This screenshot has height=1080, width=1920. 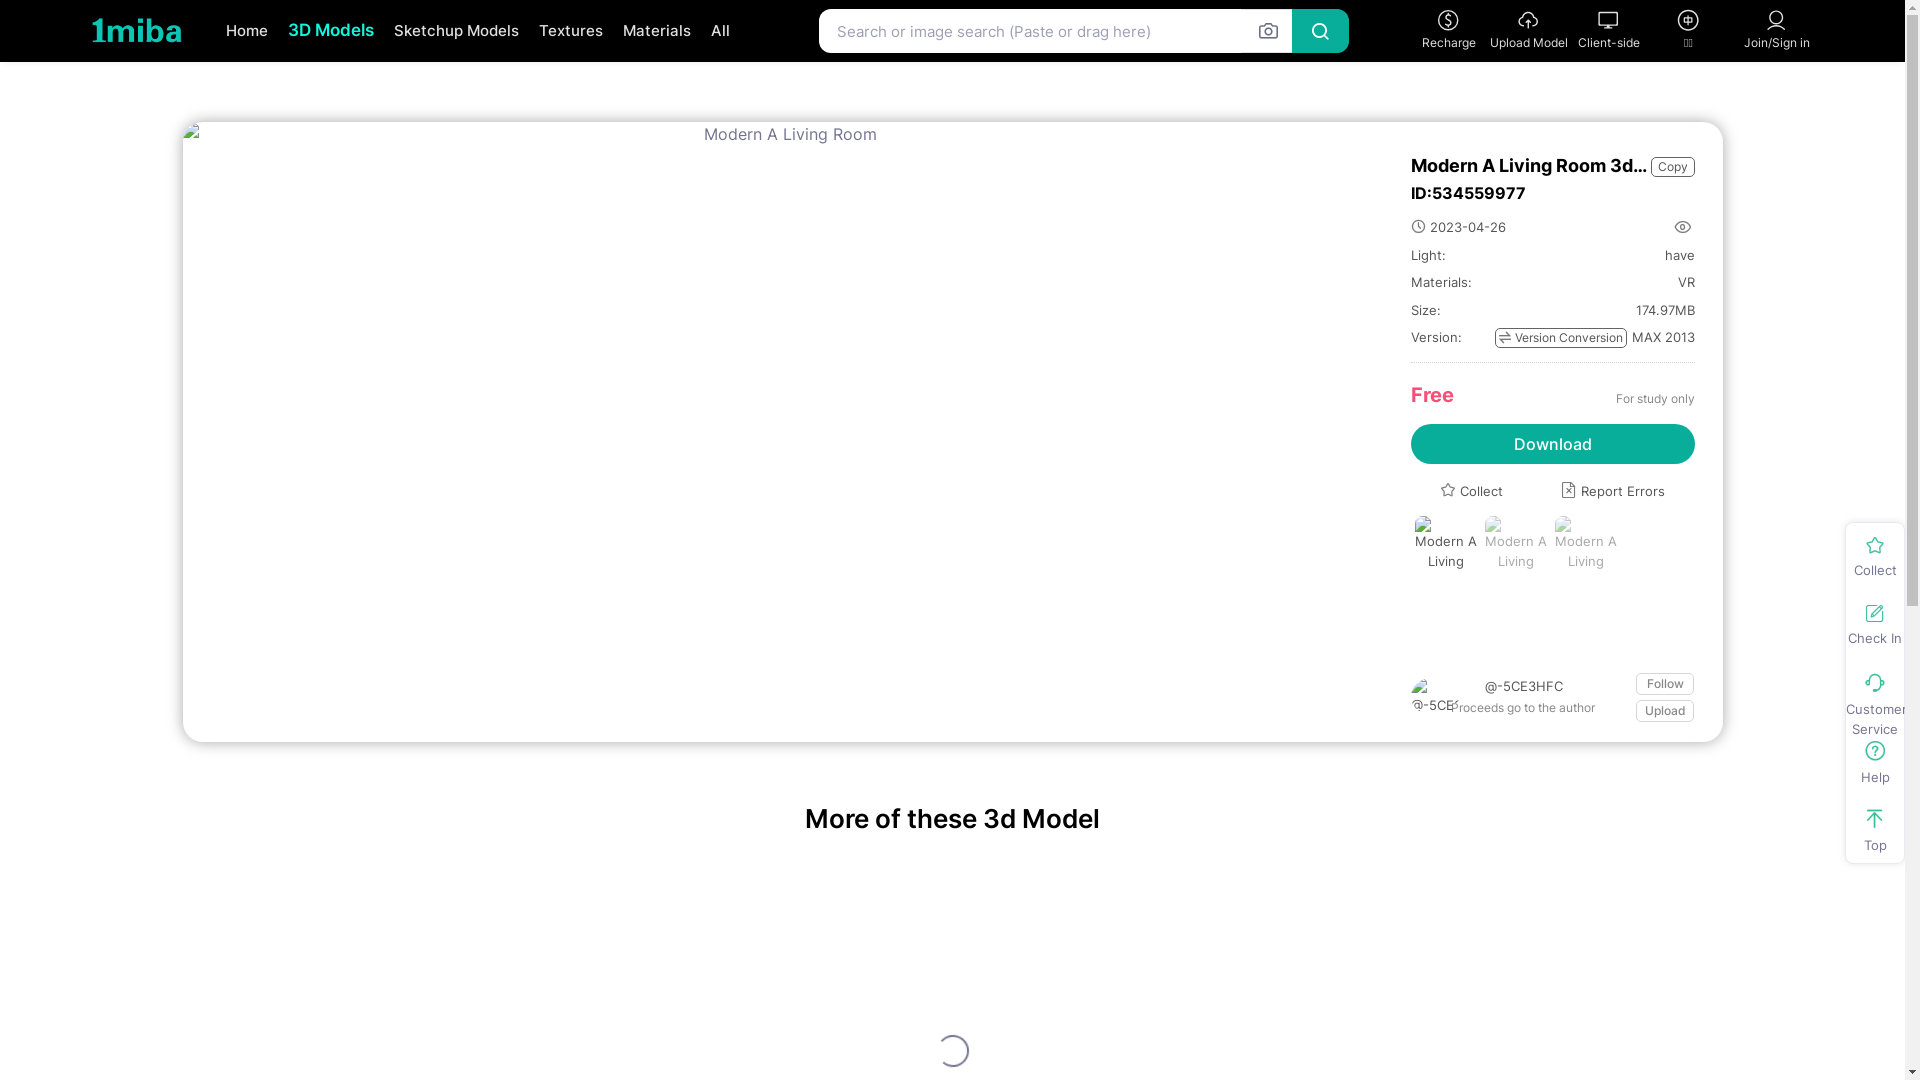 What do you see at coordinates (245, 31) in the screenshot?
I see `'Home'` at bounding box center [245, 31].